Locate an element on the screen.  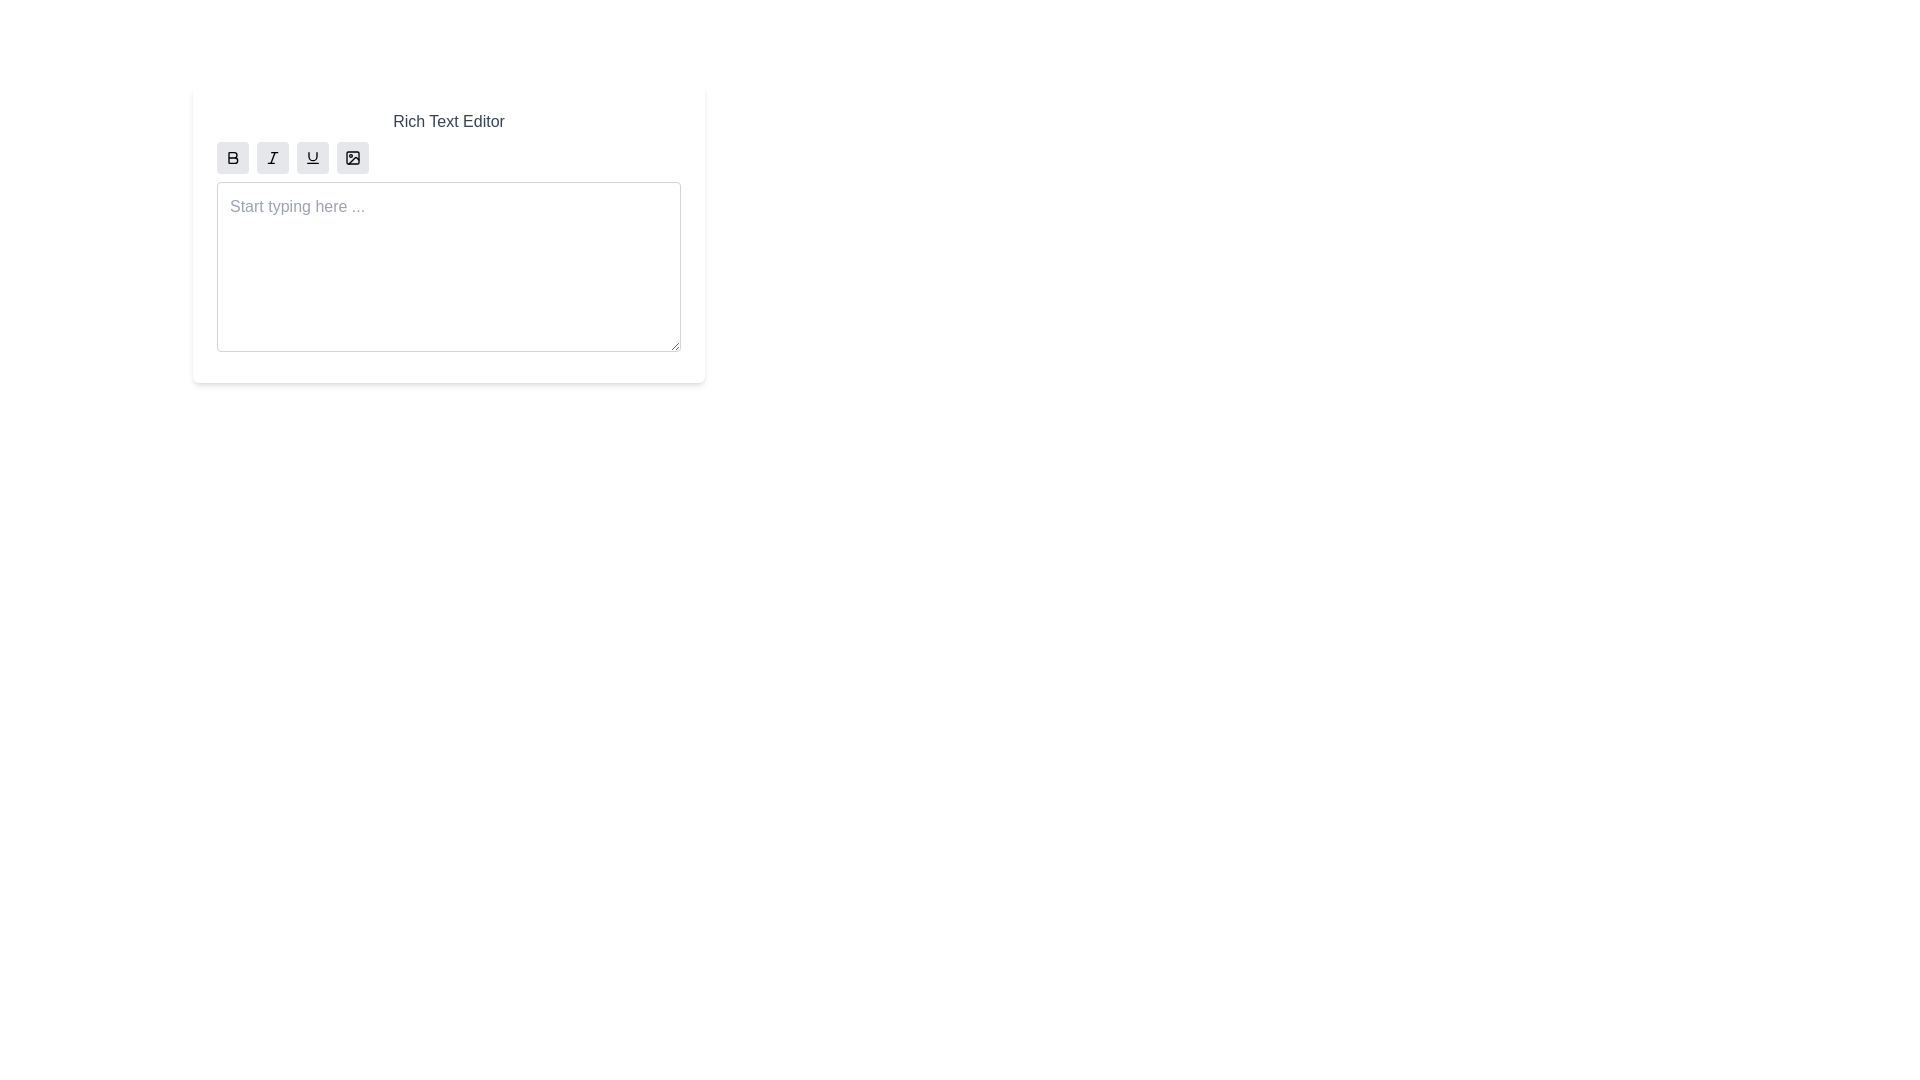
the square-shaped button with a light gray background and a black picture frame icon, located in the toolbar of the rich text editor is located at coordinates (353, 157).